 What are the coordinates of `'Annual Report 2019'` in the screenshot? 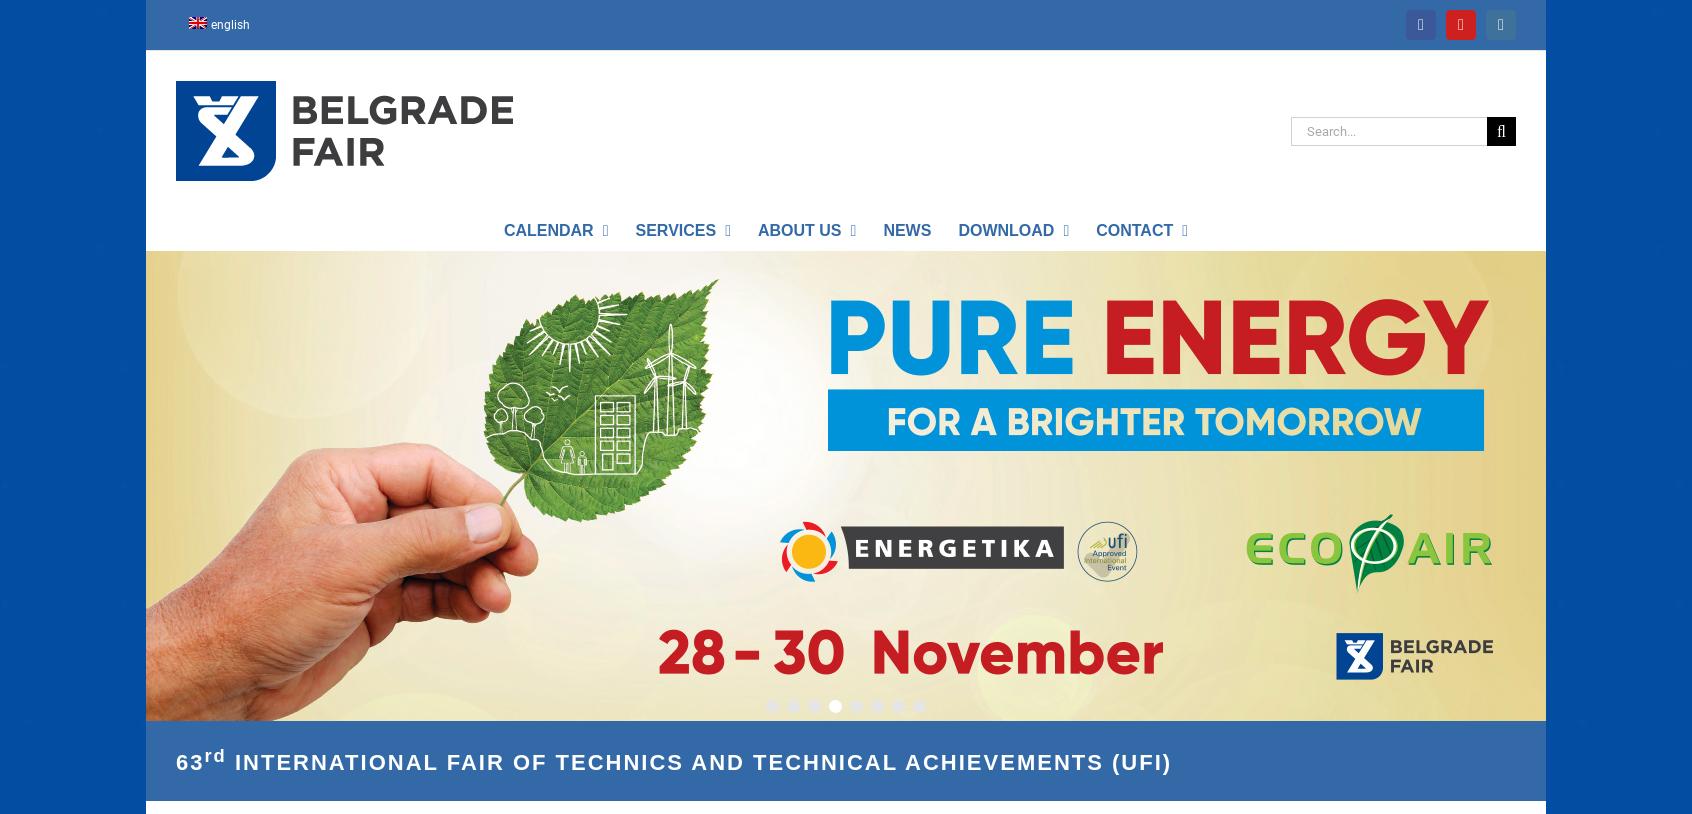 It's located at (762, 269).